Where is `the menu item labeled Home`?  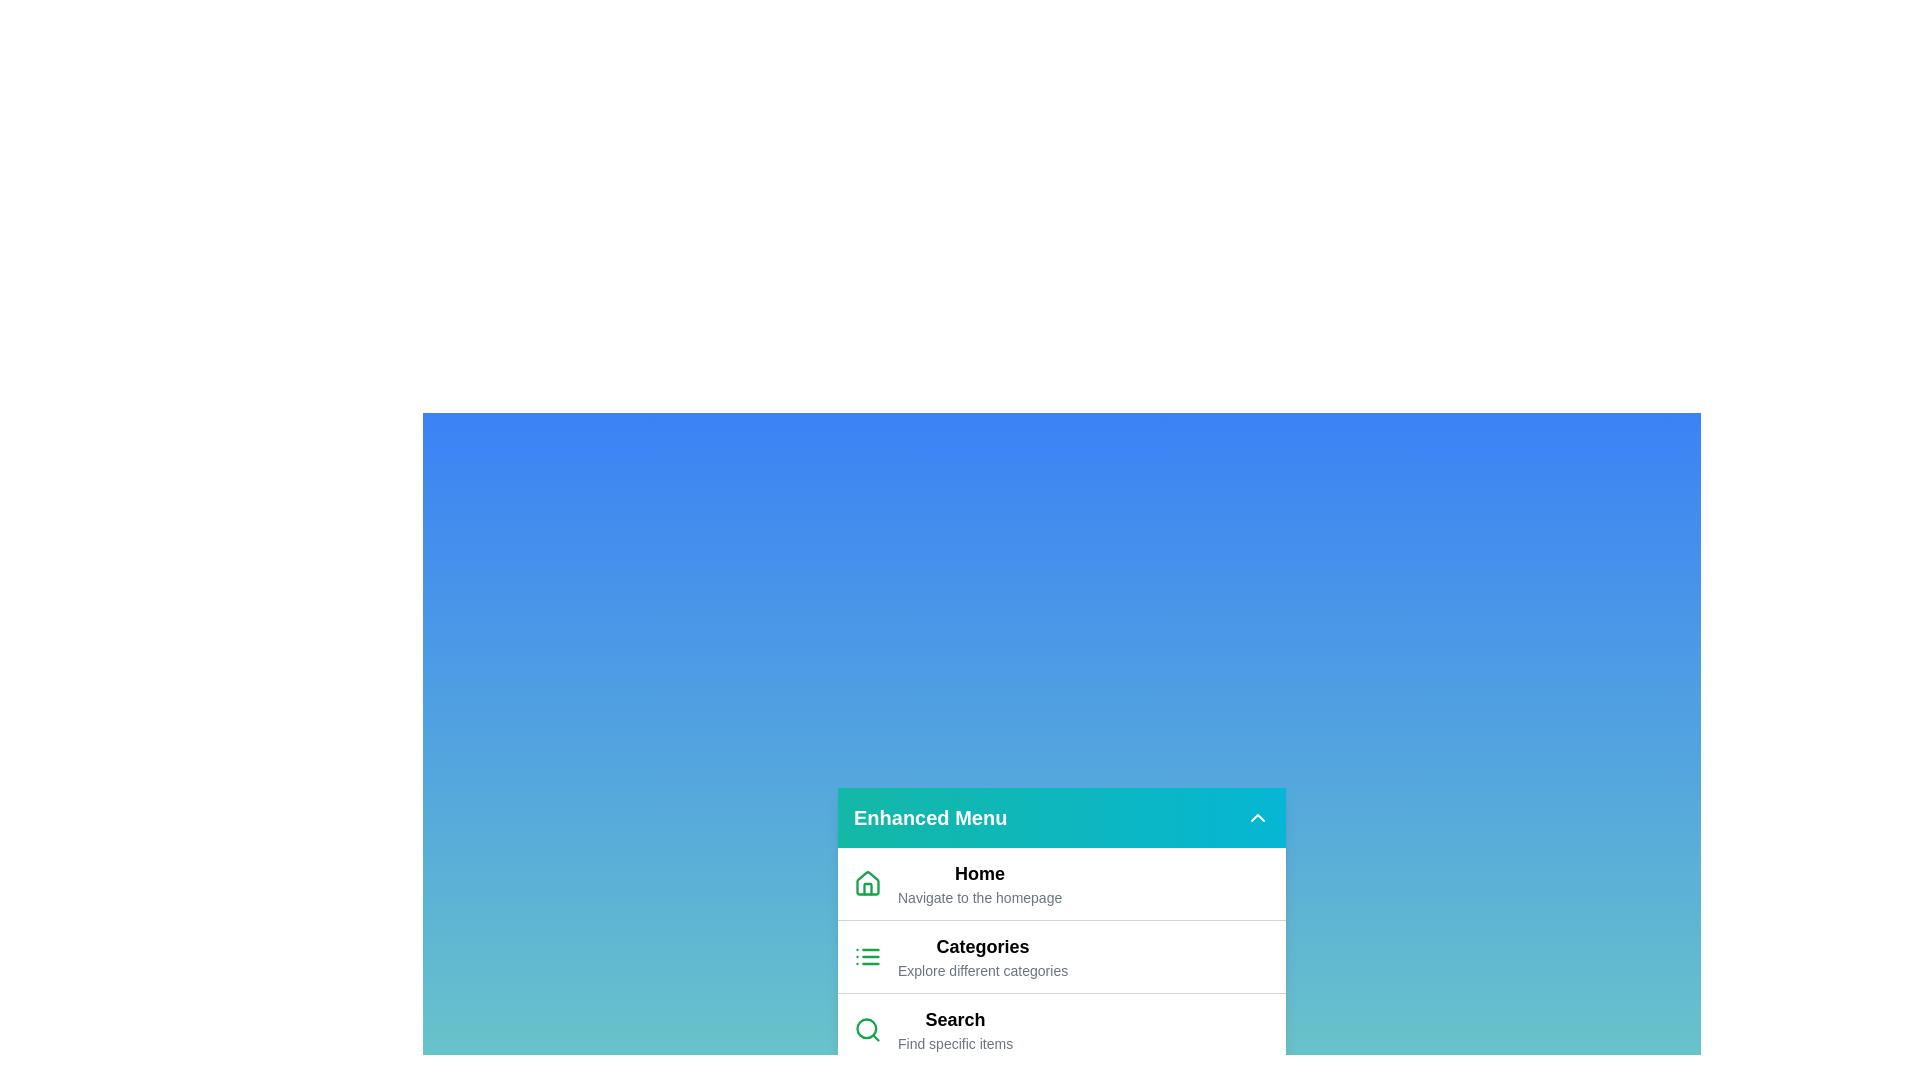
the menu item labeled Home is located at coordinates (949, 882).